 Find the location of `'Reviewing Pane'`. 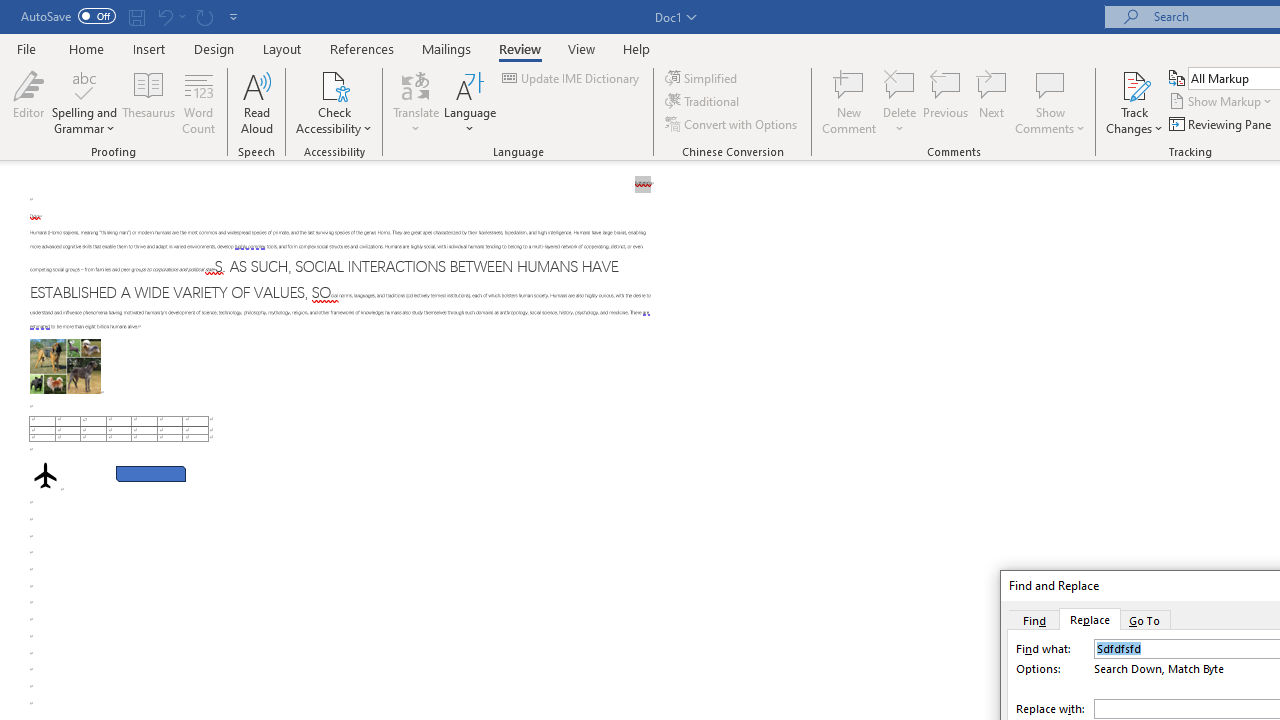

'Reviewing Pane' is located at coordinates (1220, 124).